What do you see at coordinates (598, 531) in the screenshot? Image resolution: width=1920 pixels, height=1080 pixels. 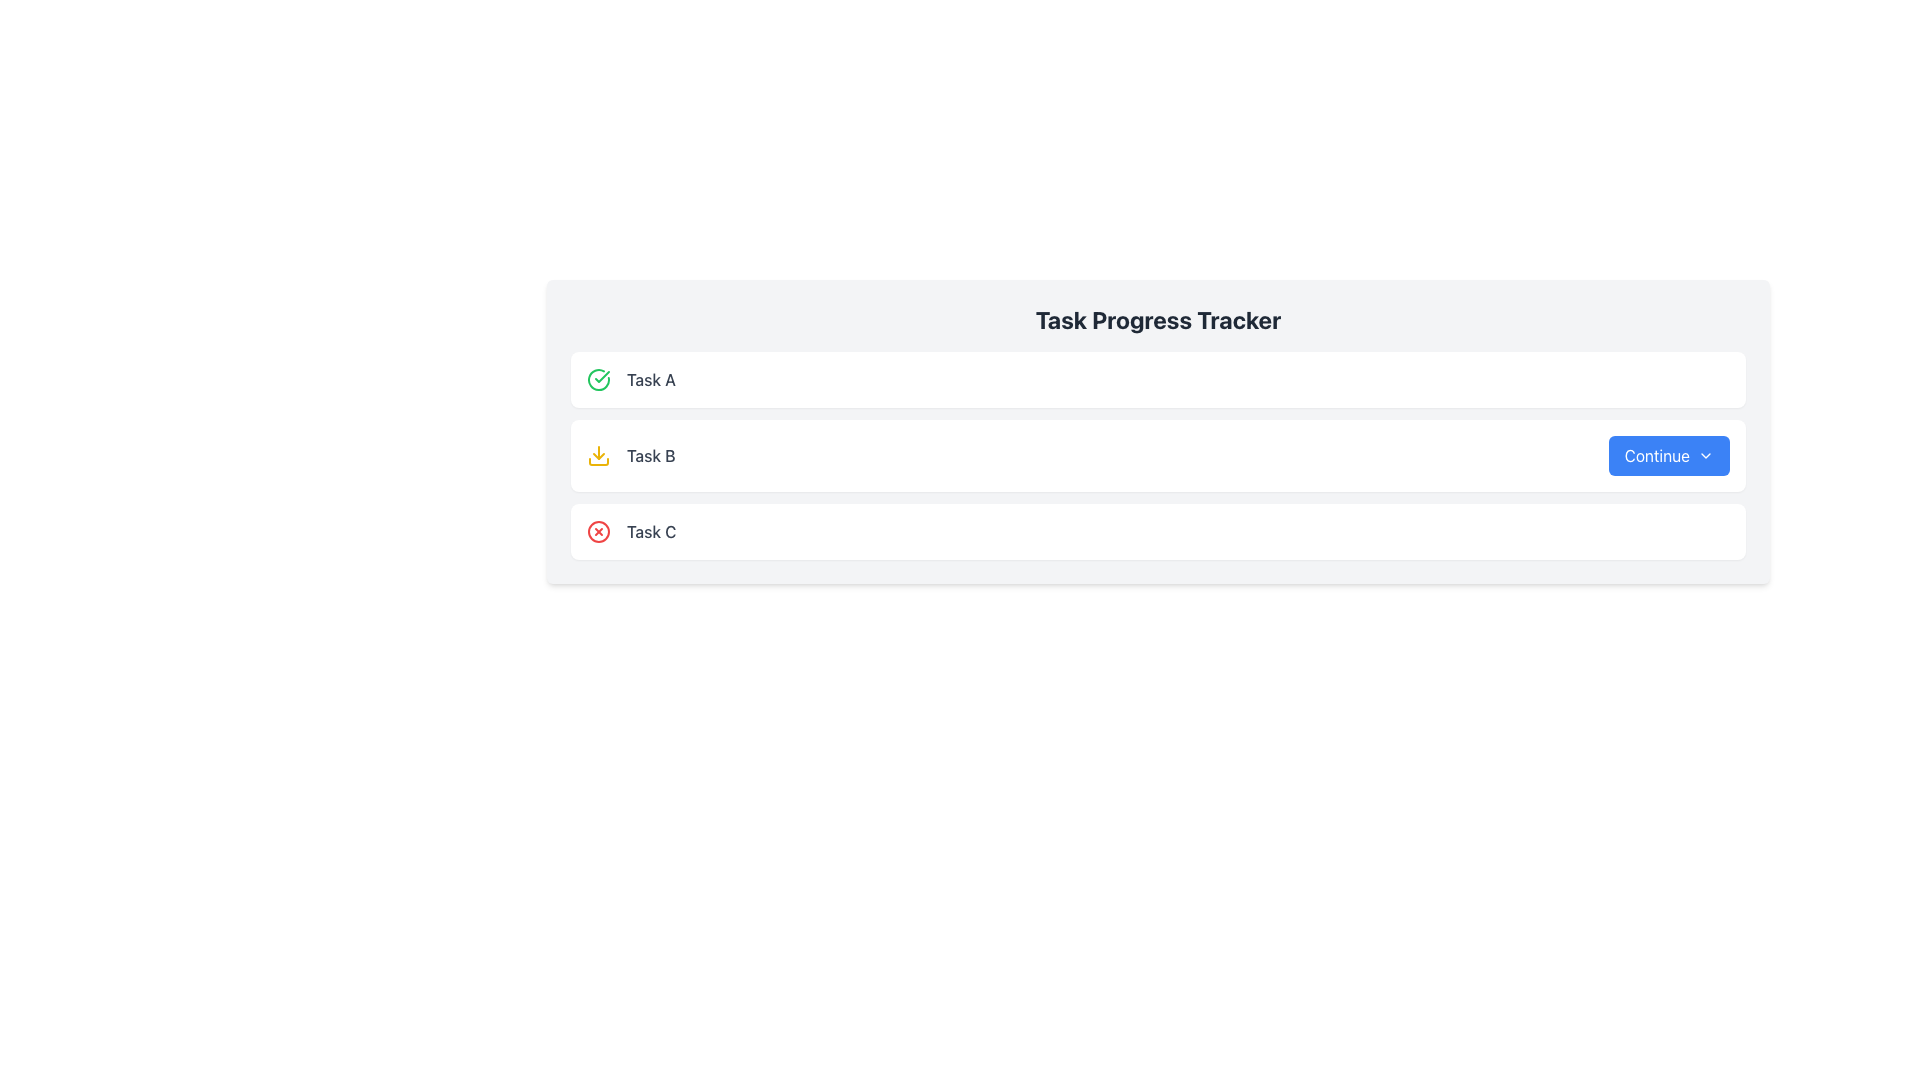 I see `the circular red outlined icon with a red cross inside, indicating a close or error function, located in the 'Task C' row of the task list` at bounding box center [598, 531].